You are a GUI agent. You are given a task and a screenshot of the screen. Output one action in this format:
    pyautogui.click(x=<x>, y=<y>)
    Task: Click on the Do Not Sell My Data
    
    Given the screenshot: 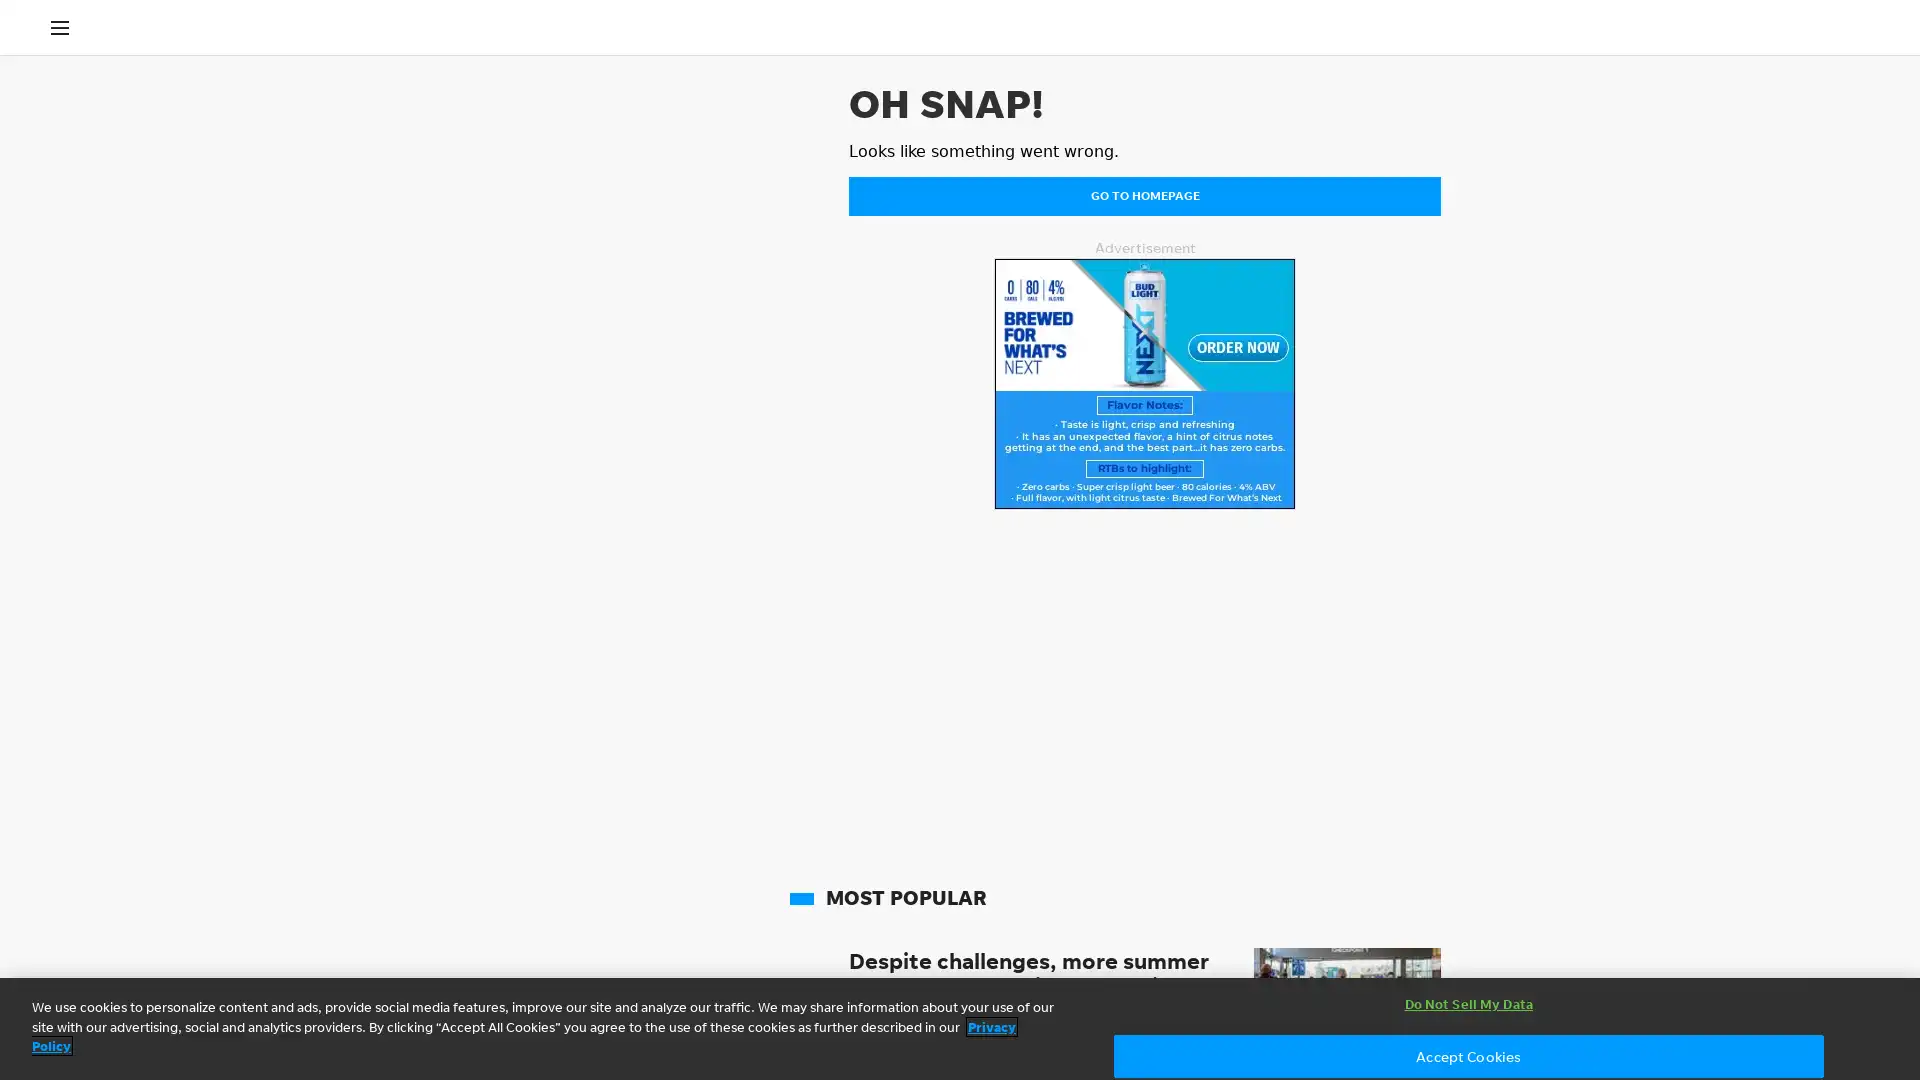 What is the action you would take?
    pyautogui.click(x=1468, y=1004)
    